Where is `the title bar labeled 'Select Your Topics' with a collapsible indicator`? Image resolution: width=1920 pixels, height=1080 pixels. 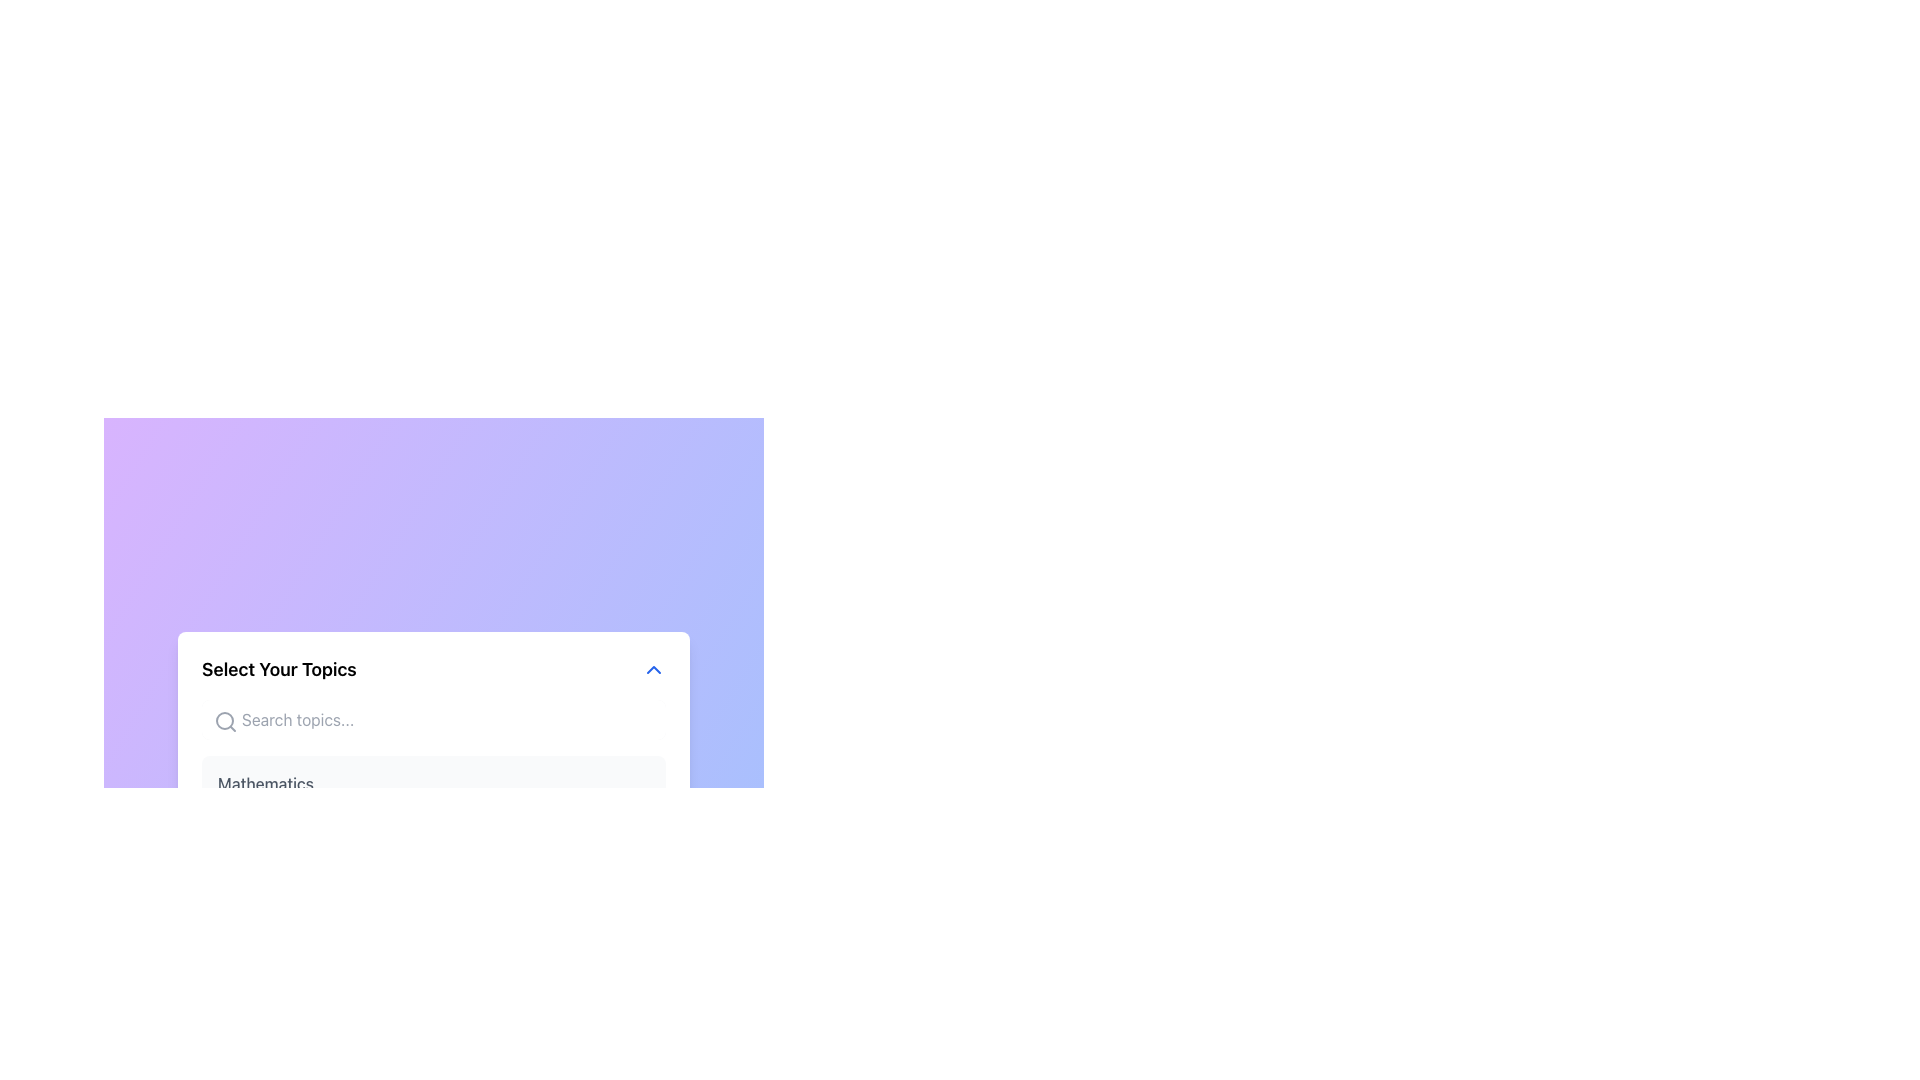
the title bar labeled 'Select Your Topics' with a collapsible indicator is located at coordinates (432, 670).